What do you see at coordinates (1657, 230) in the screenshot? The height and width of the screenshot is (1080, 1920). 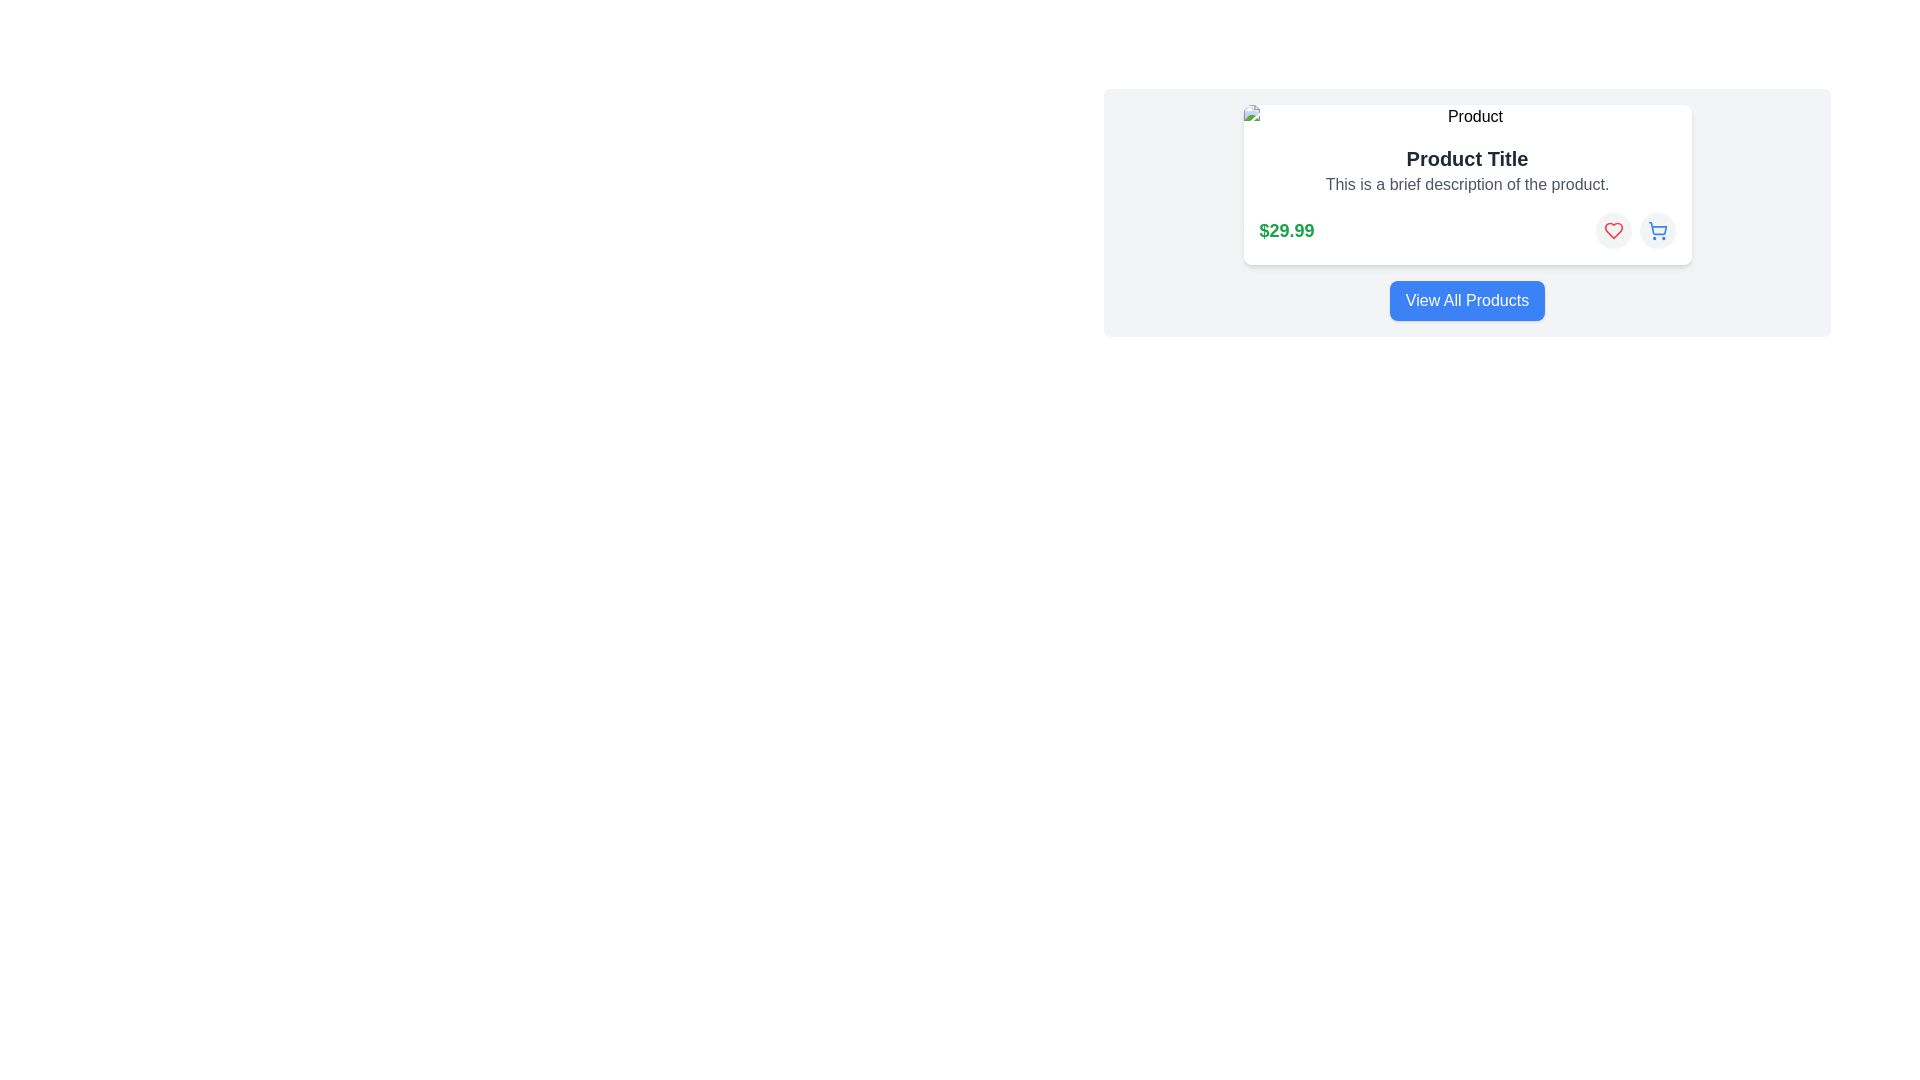 I see `the shopping cart icon with blue outlines located within a rounded square button at the bottom-right corner of the product information card` at bounding box center [1657, 230].